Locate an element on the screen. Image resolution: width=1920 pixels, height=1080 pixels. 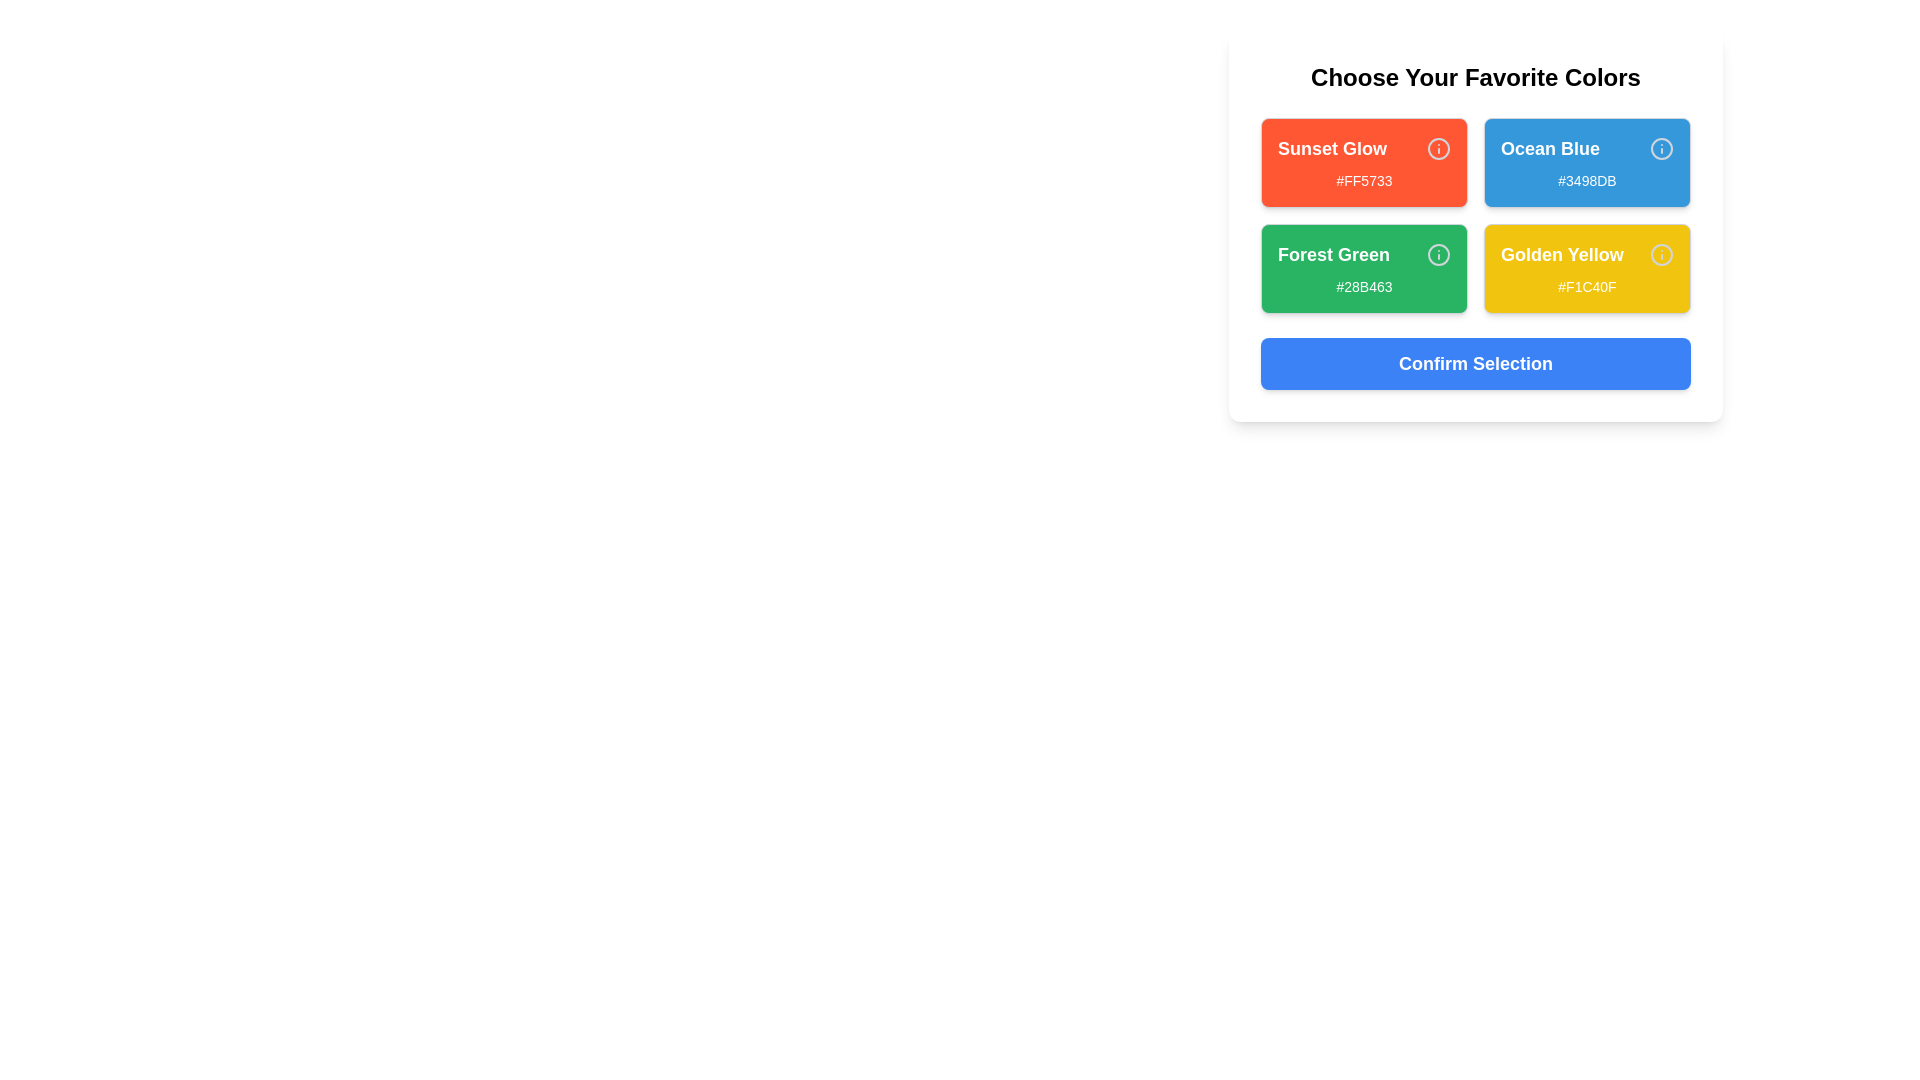
the 'Info' icon for the color Forest Green is located at coordinates (1438, 253).